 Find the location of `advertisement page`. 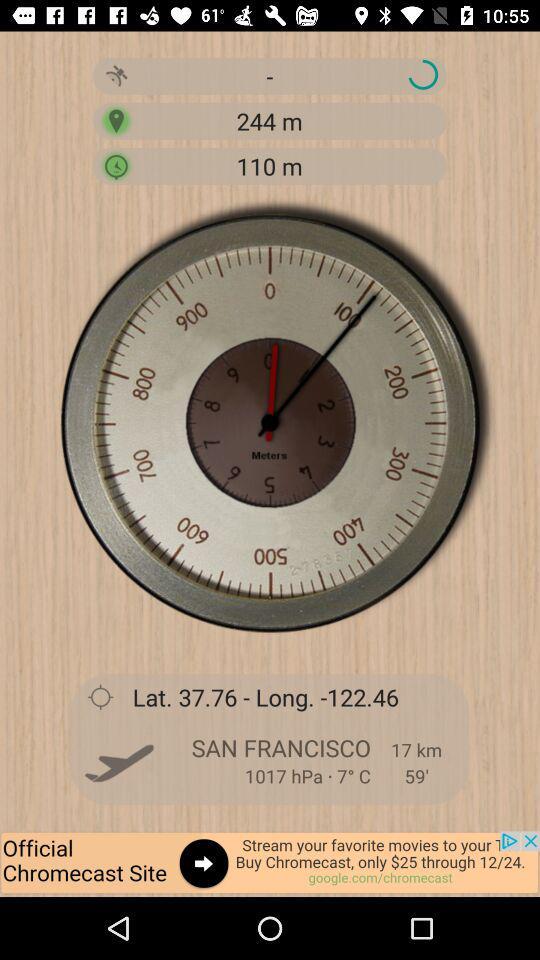

advertisement page is located at coordinates (270, 863).